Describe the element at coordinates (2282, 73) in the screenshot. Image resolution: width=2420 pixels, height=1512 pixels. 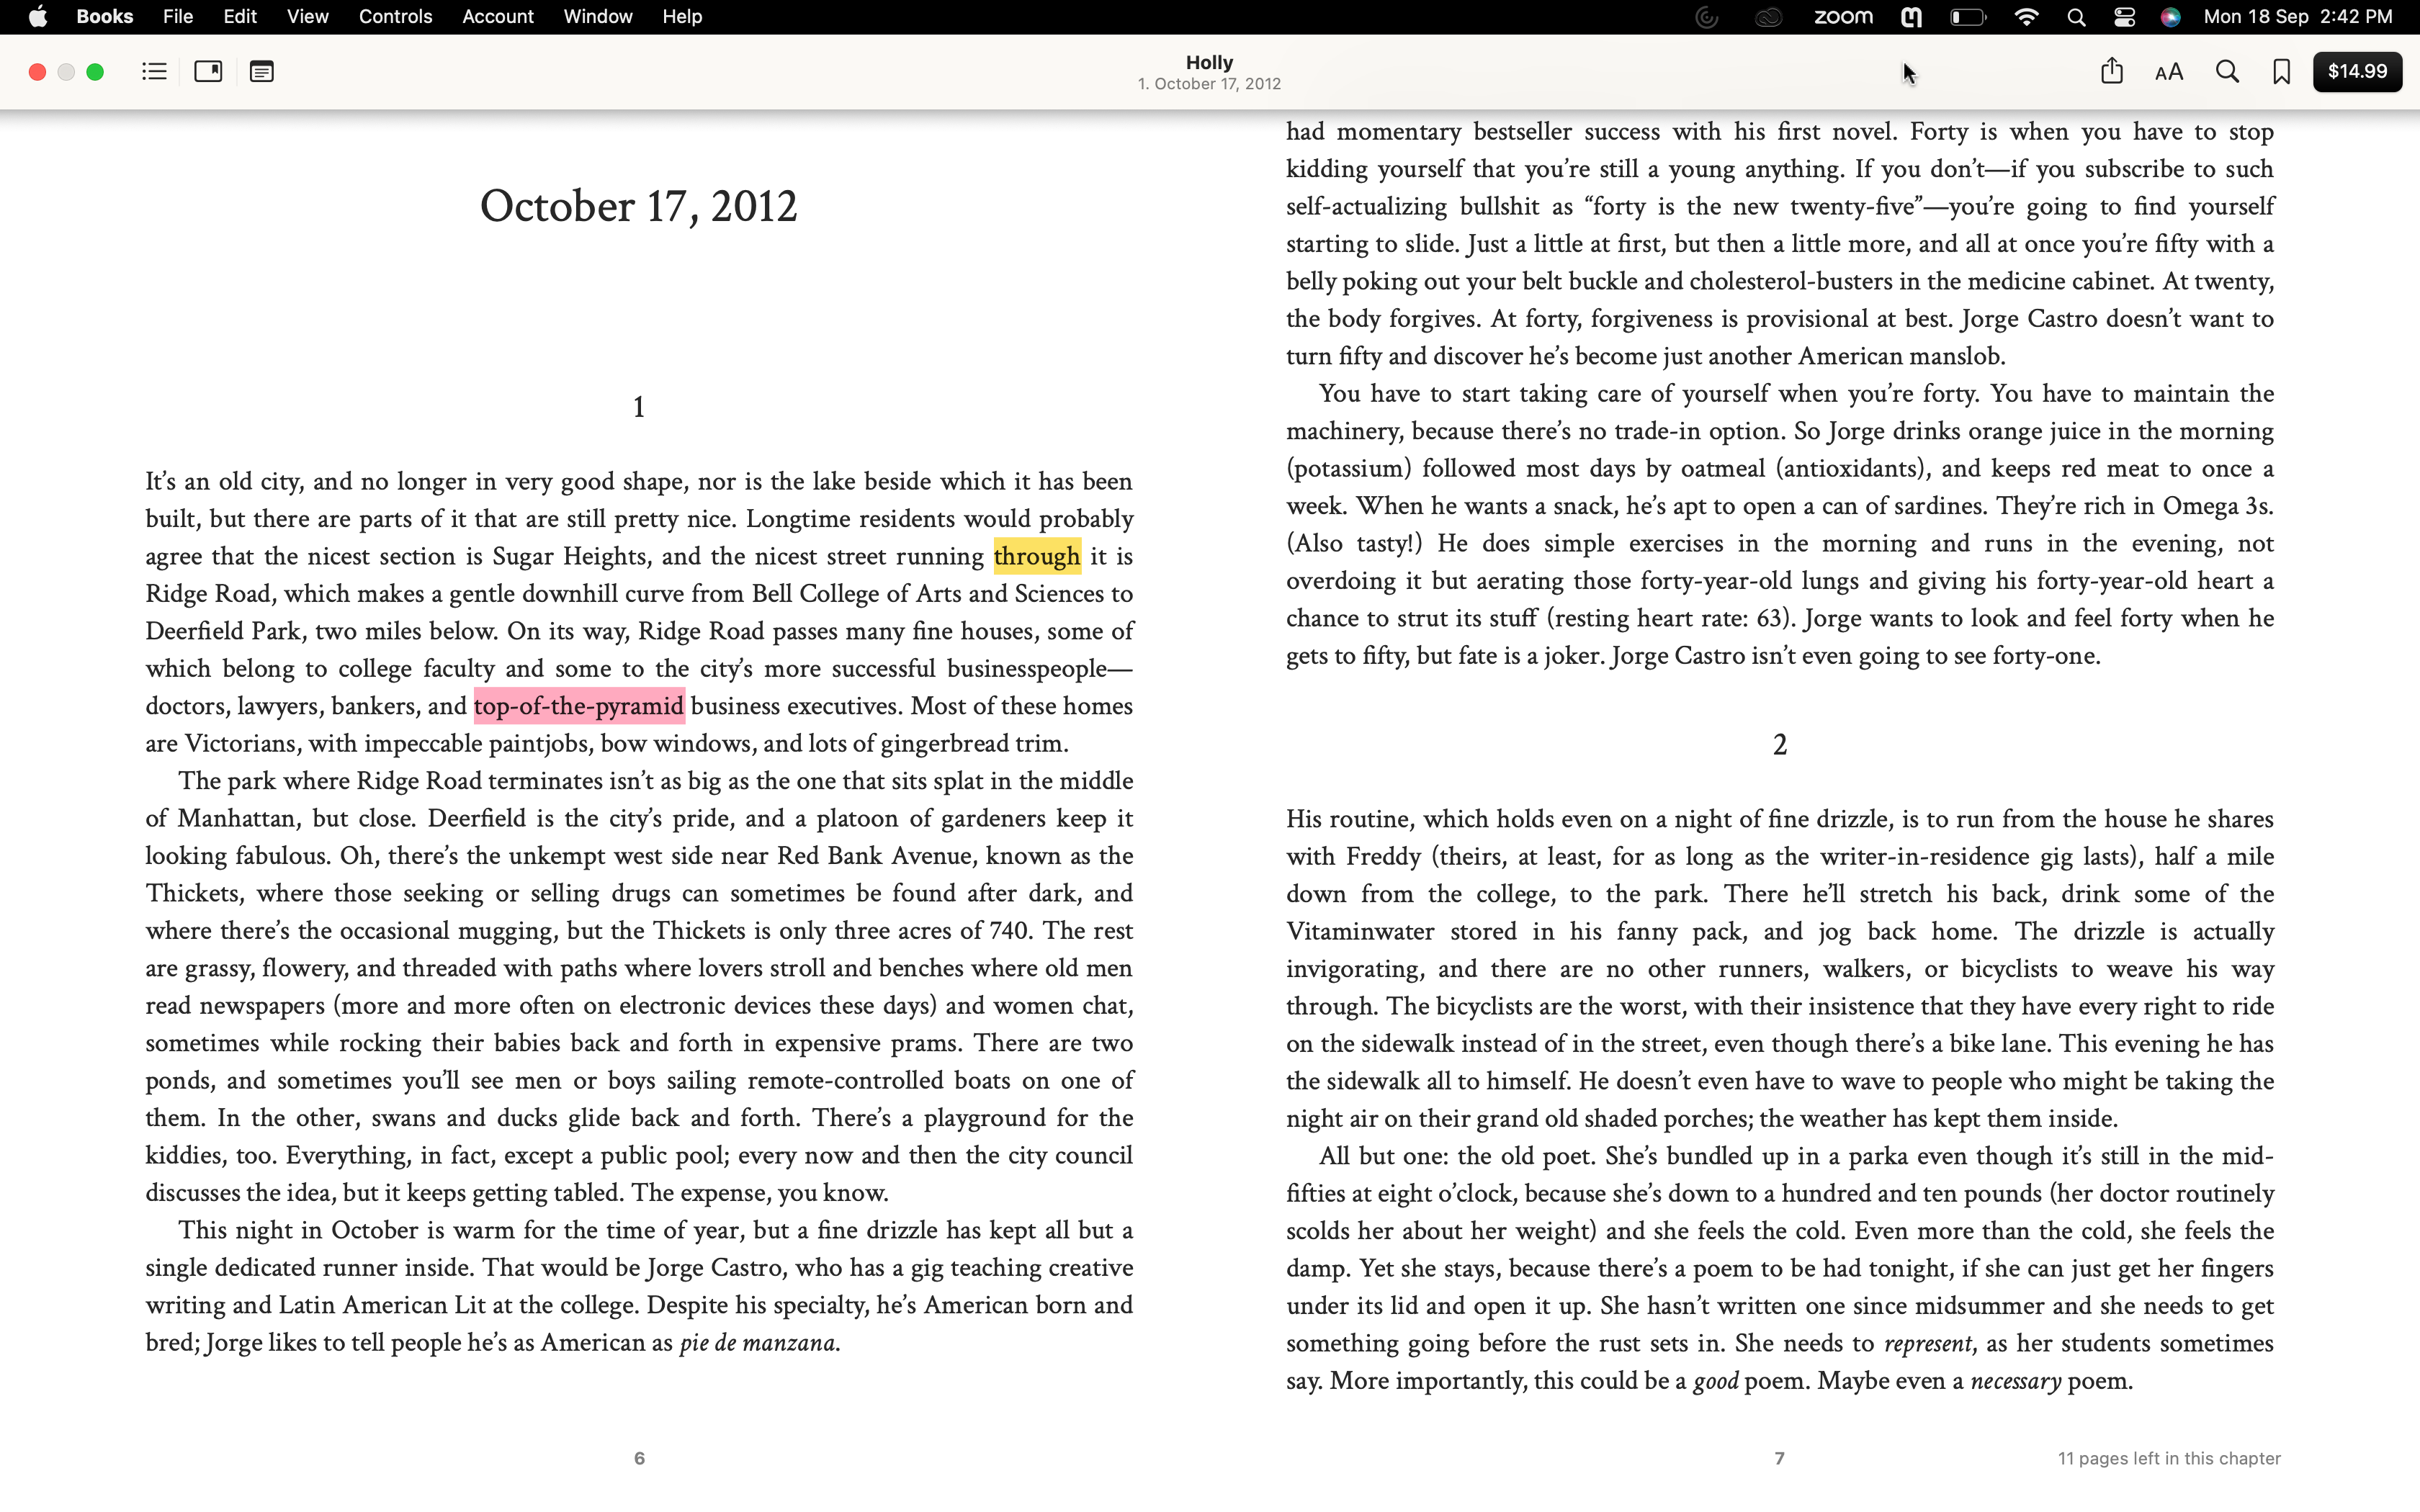
I see `Mark the current webpage for later reference and open the bookmark list` at that location.